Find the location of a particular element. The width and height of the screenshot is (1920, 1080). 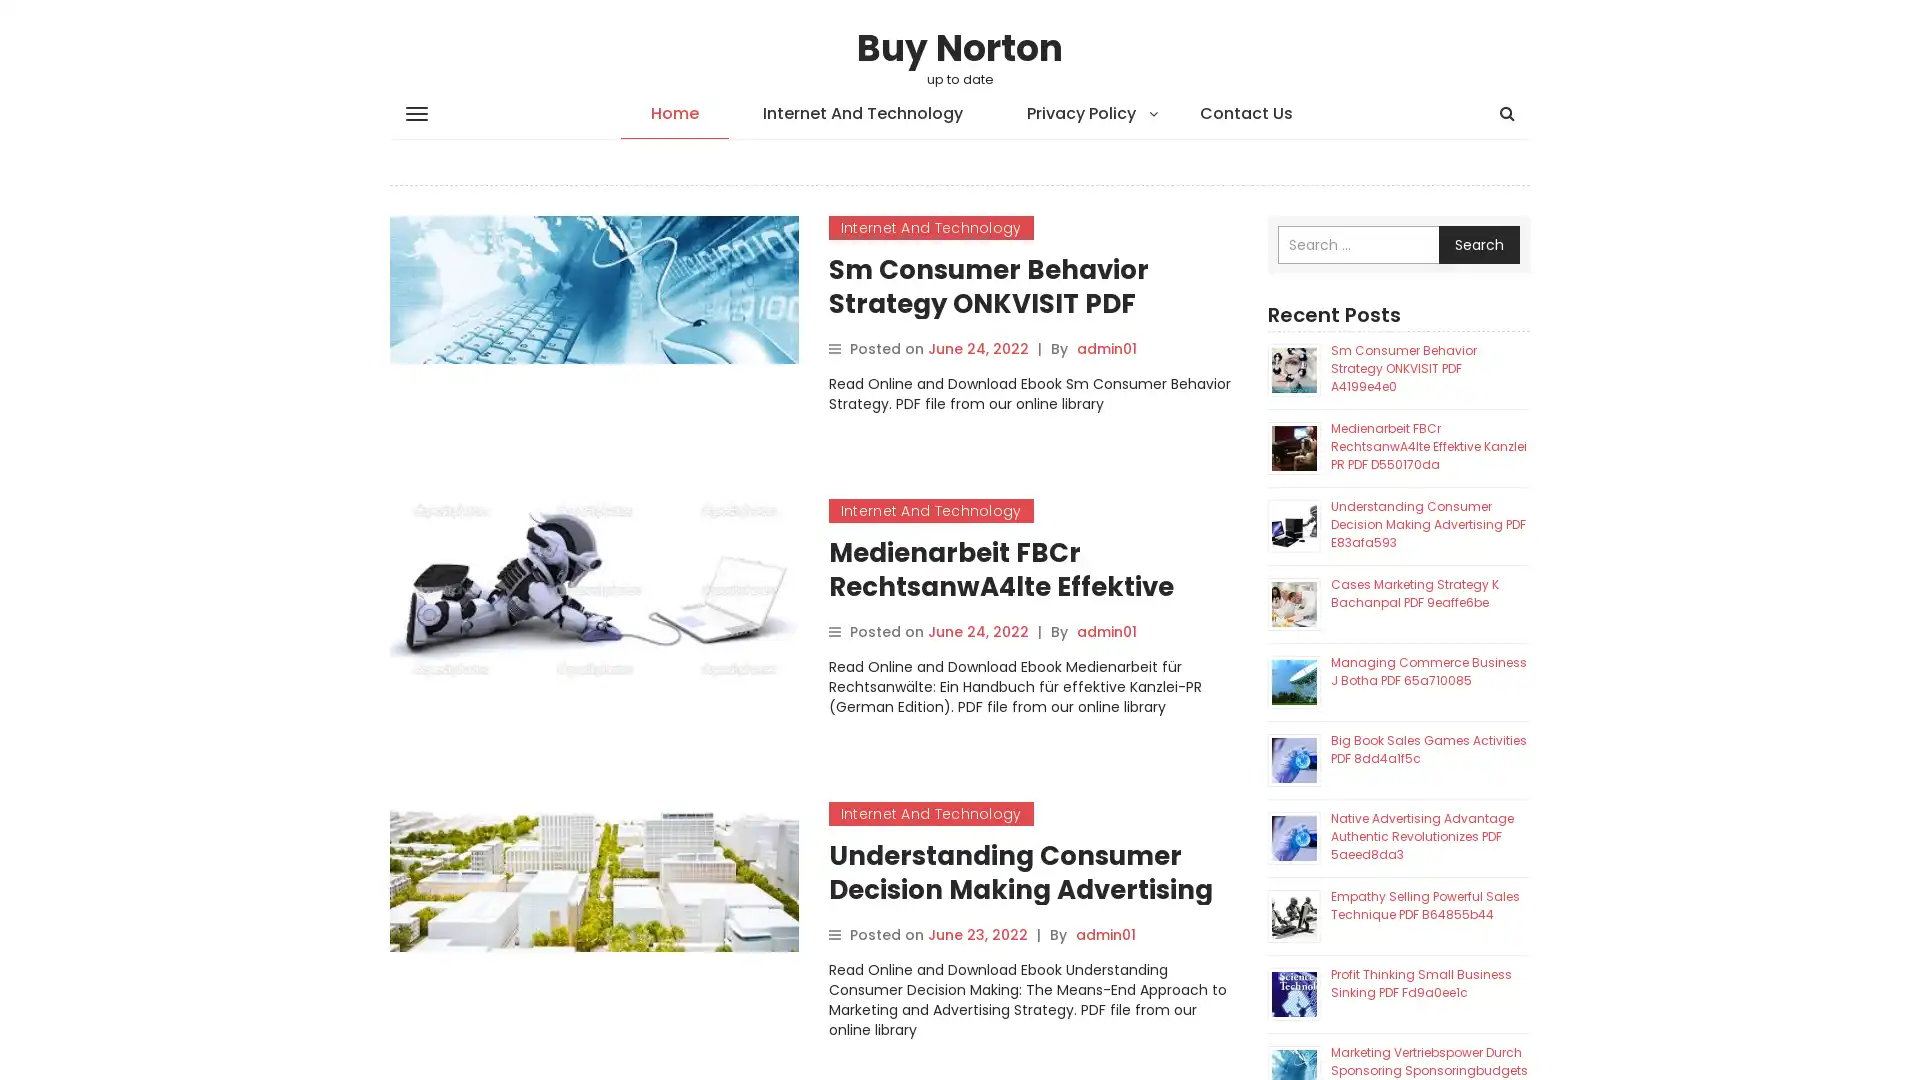

Search is located at coordinates (1479, 244).